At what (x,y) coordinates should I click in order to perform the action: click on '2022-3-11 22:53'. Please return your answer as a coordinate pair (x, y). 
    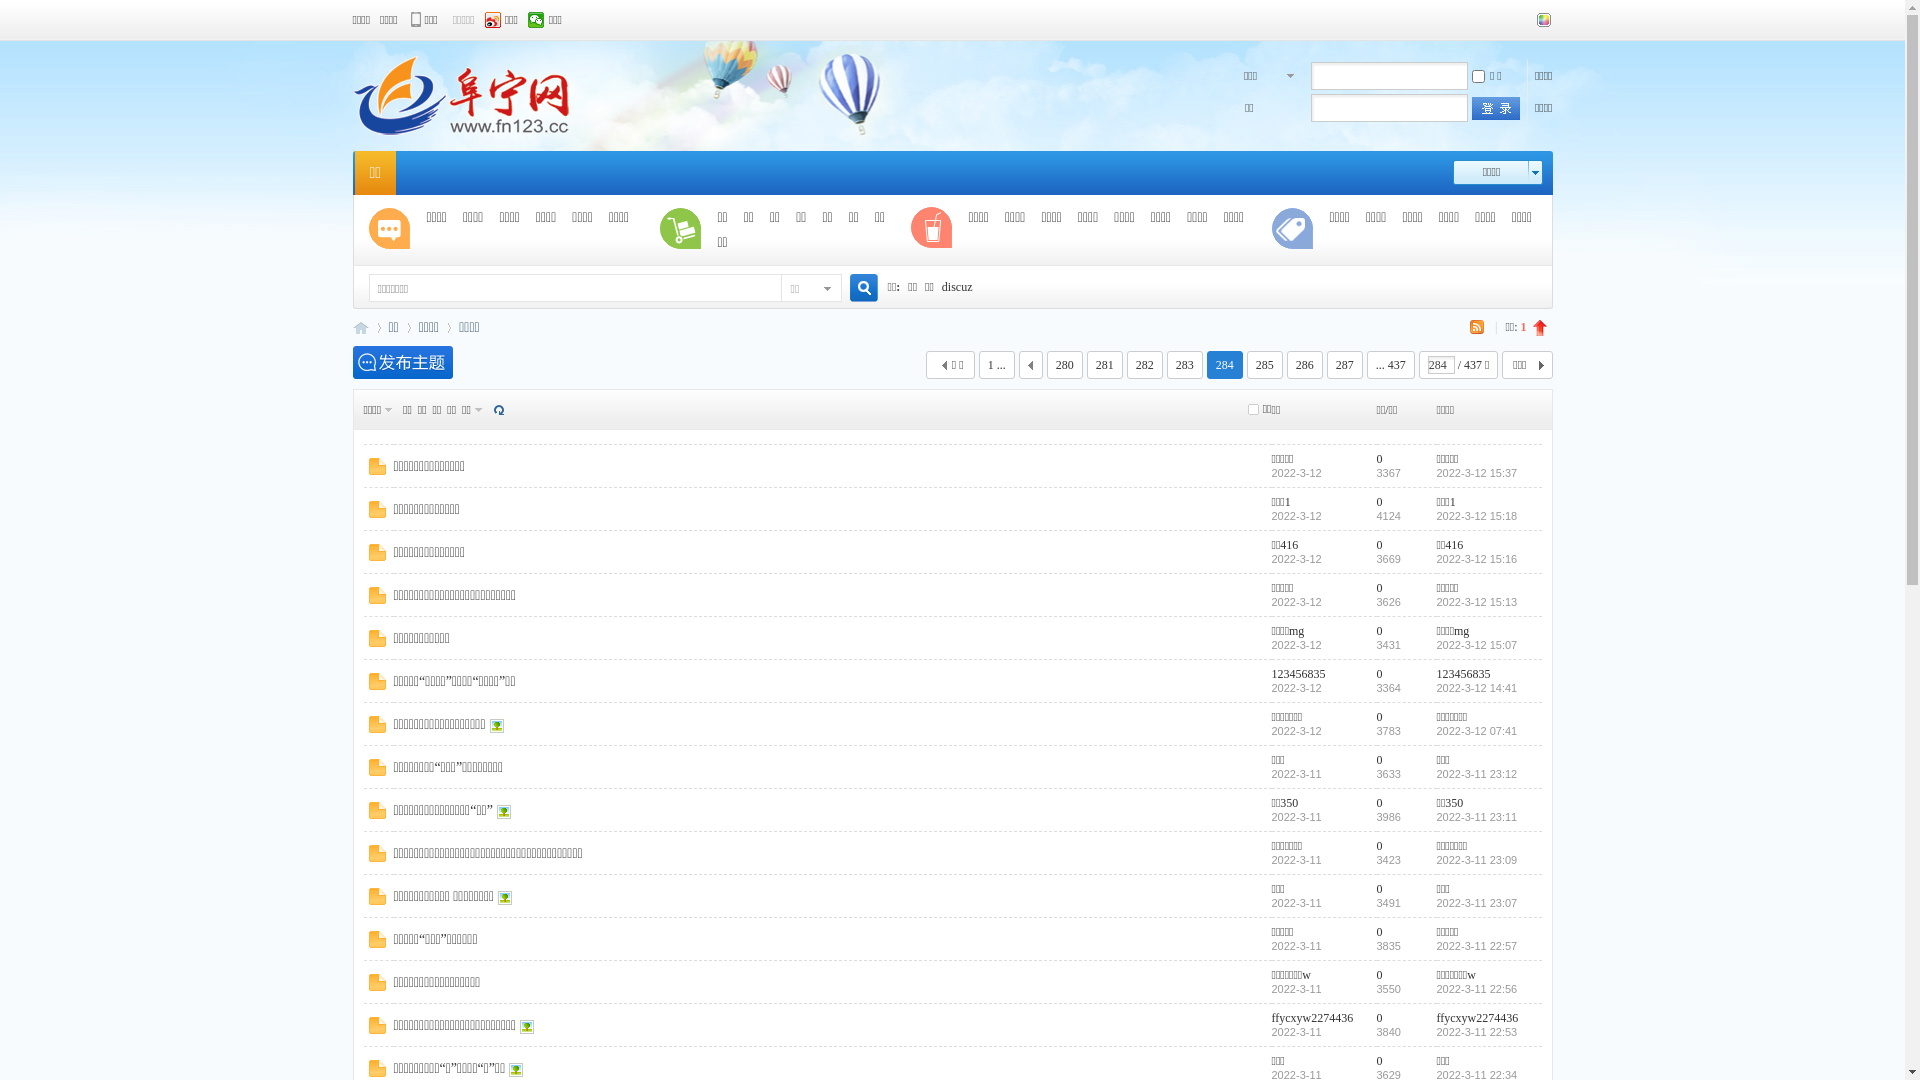
    Looking at the image, I should click on (1476, 1032).